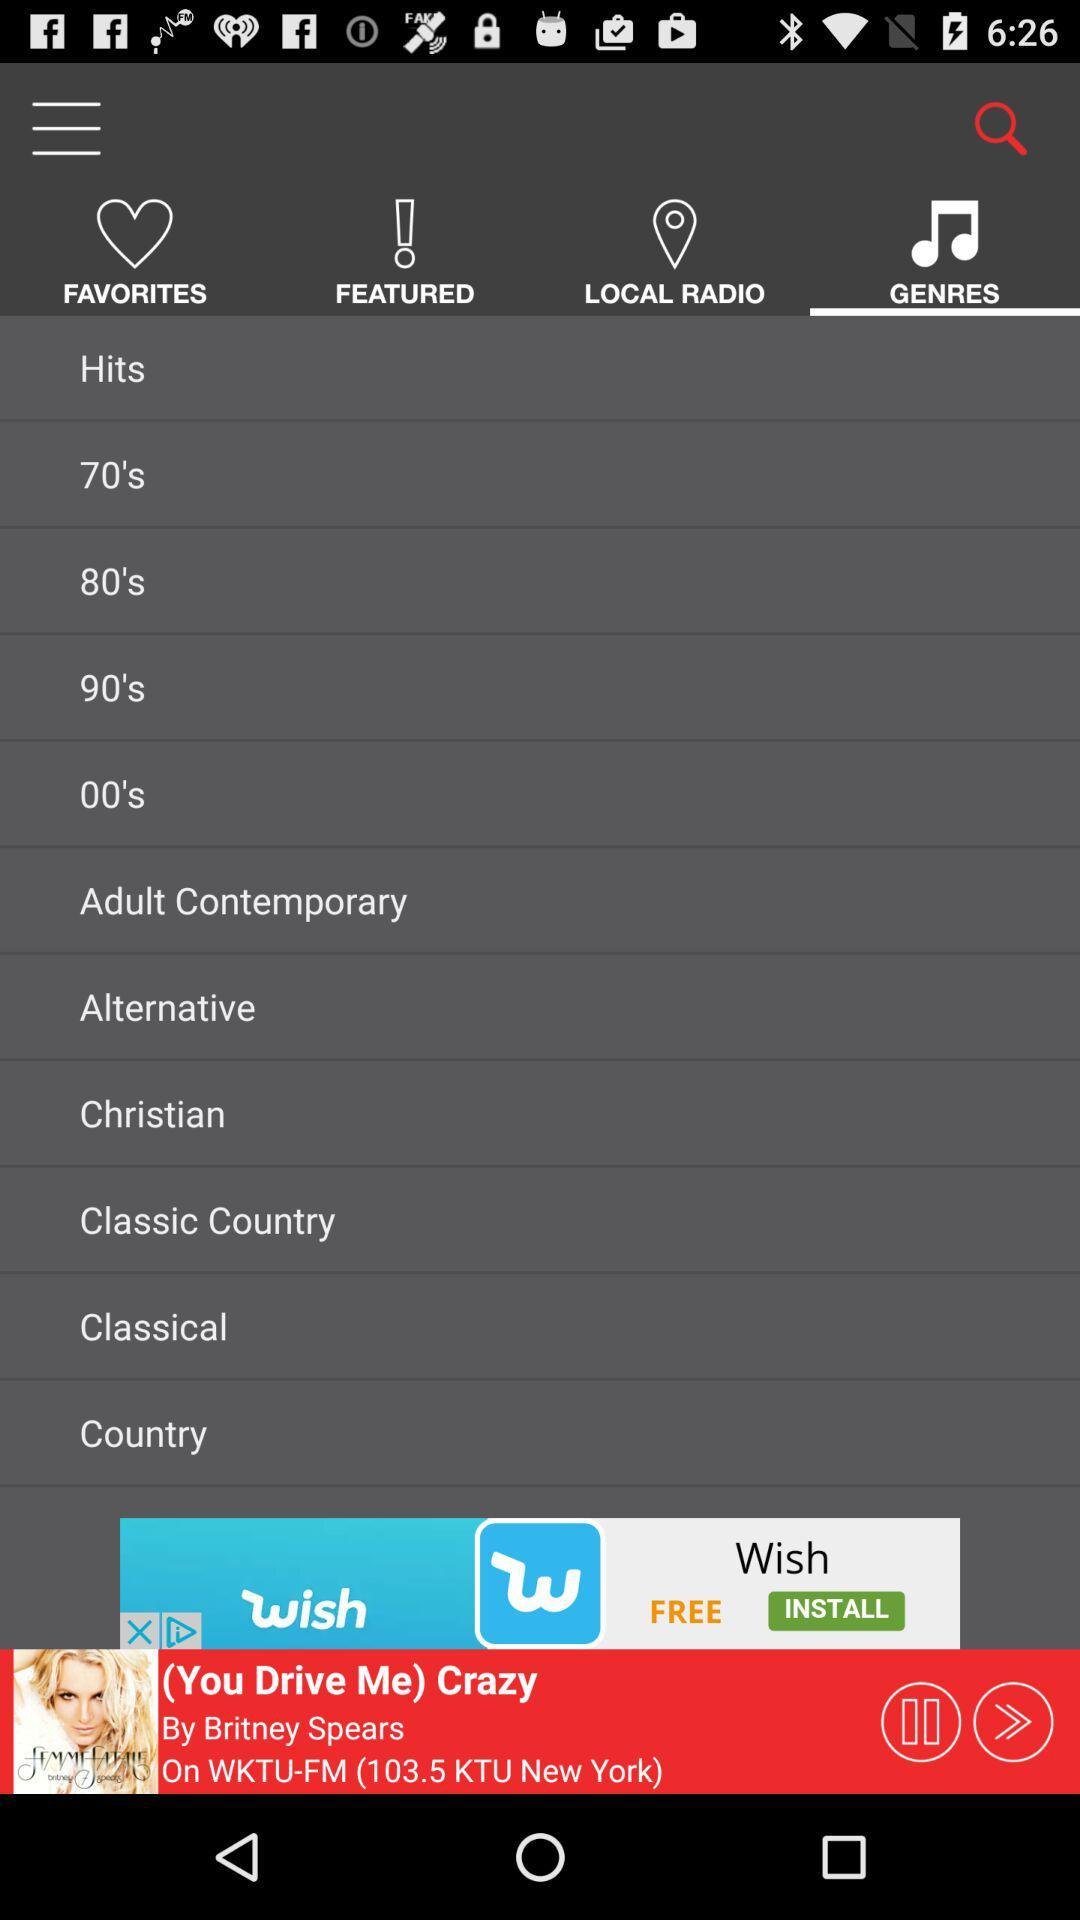 The height and width of the screenshot is (1920, 1080). Describe the element at coordinates (1012, 1841) in the screenshot. I see `the av_forward icon` at that location.